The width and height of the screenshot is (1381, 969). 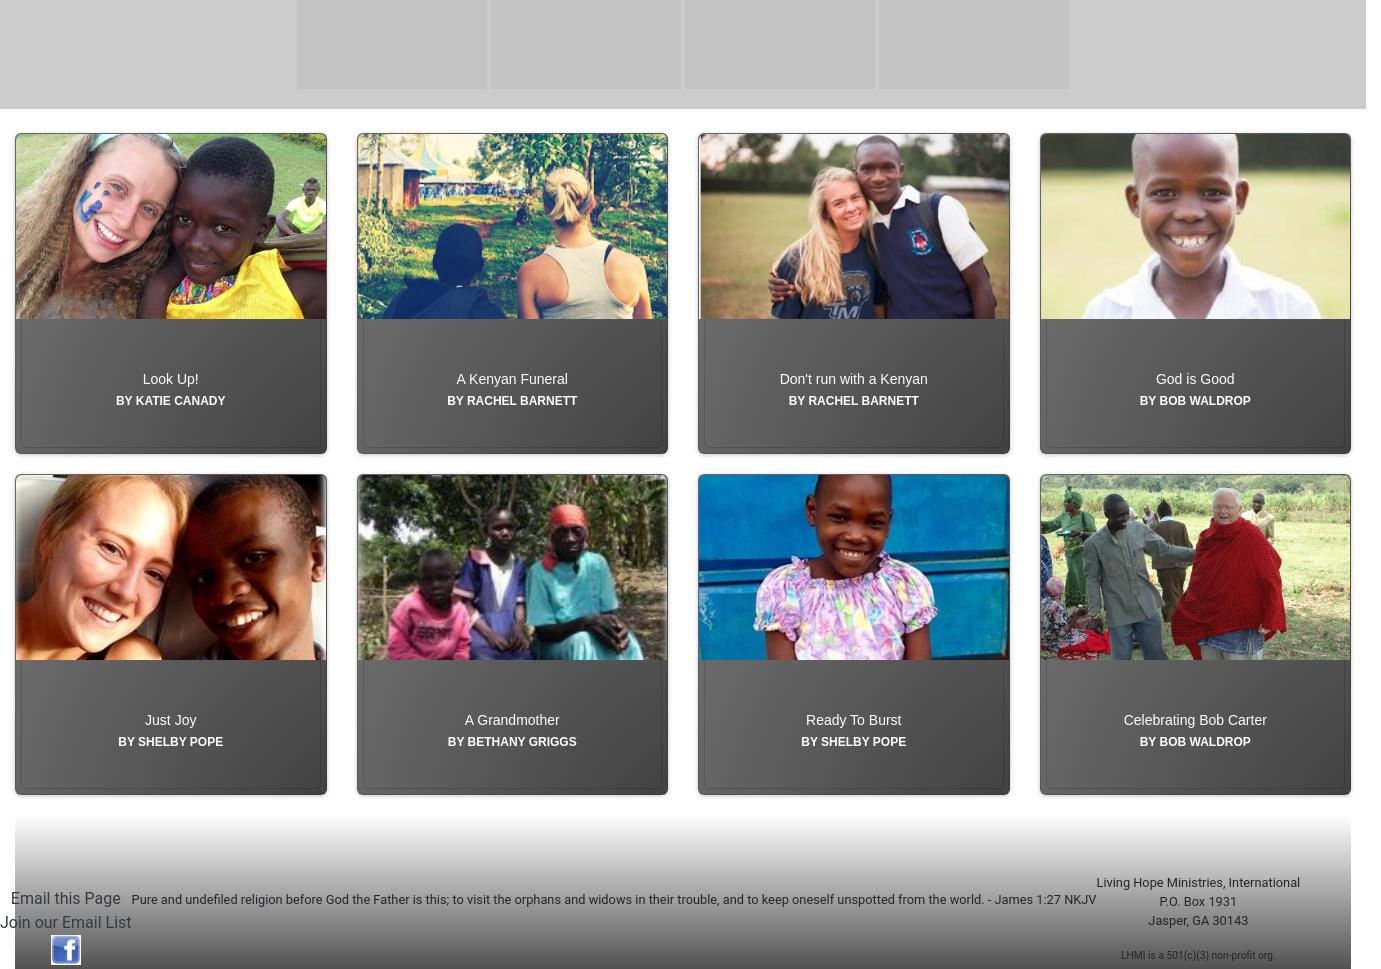 I want to click on 'God is Good', so click(x=1155, y=423).